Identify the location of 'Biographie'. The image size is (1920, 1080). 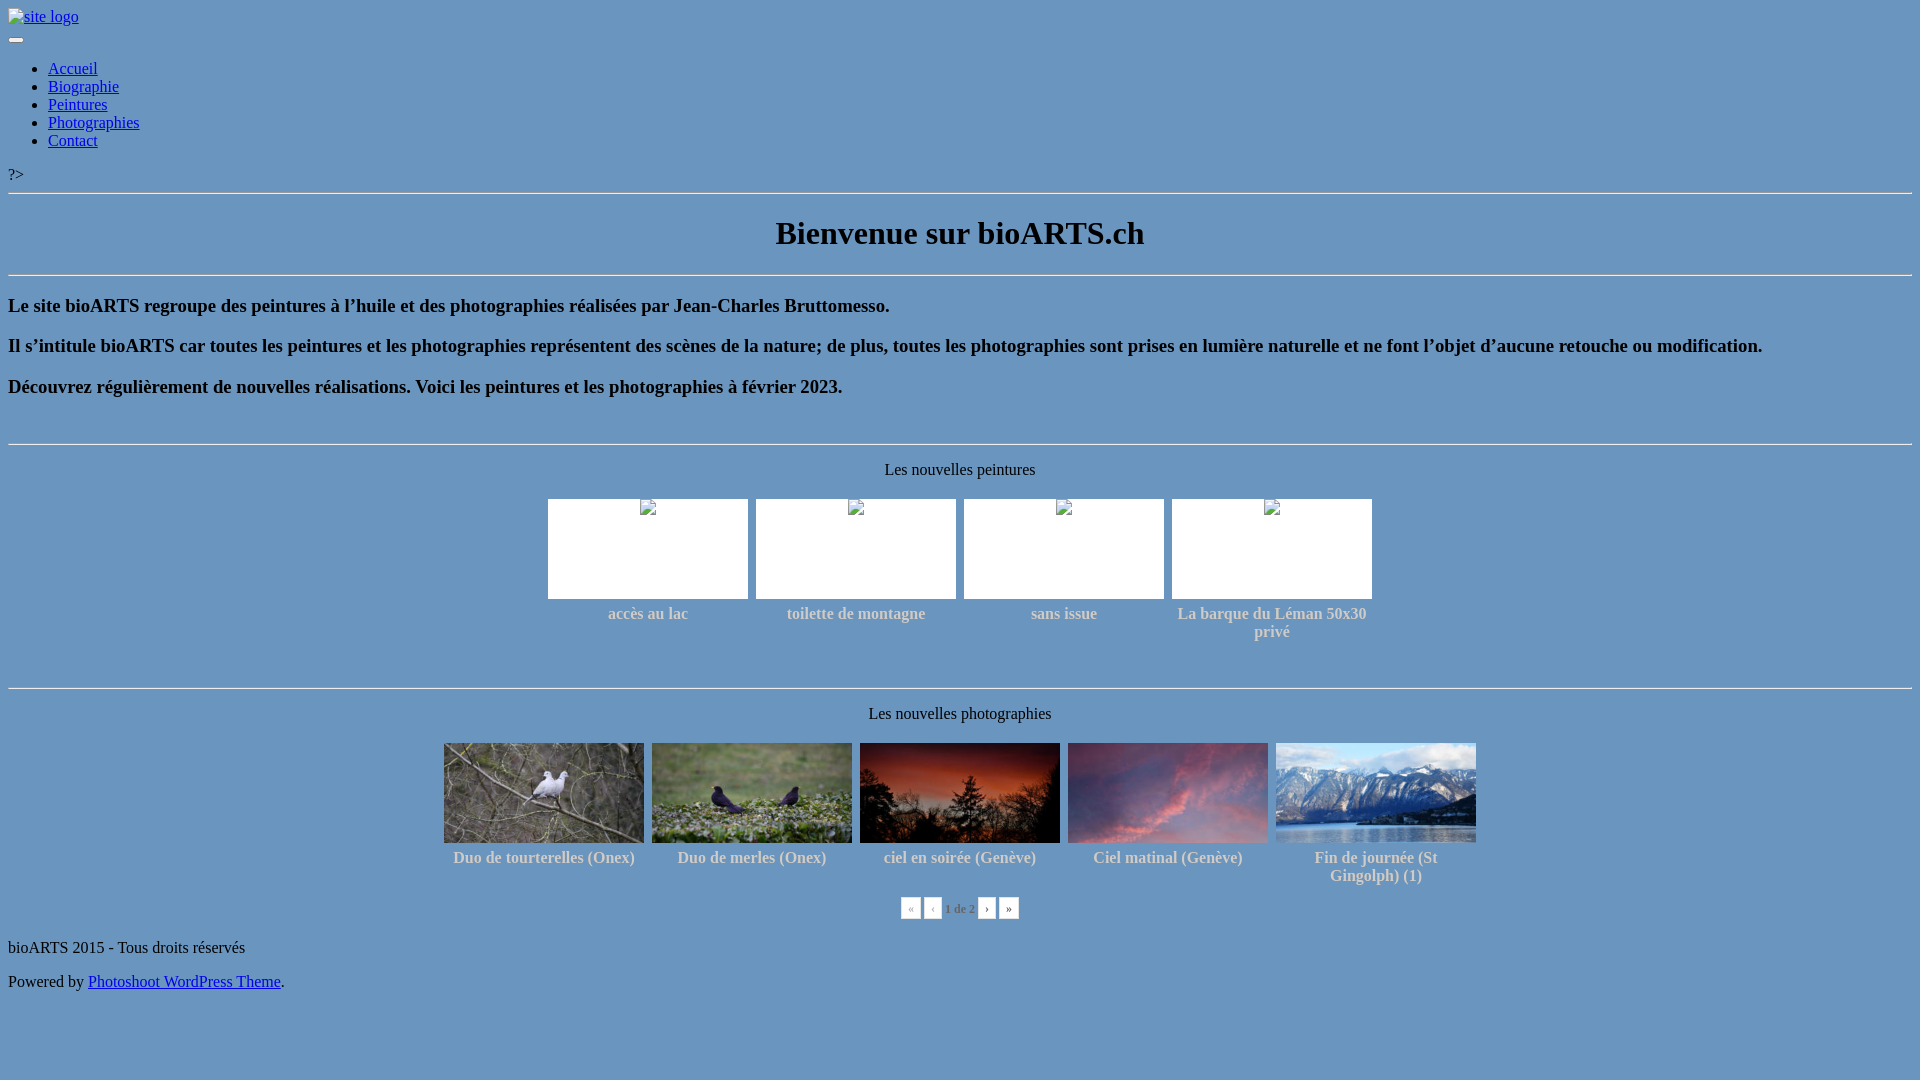
(82, 85).